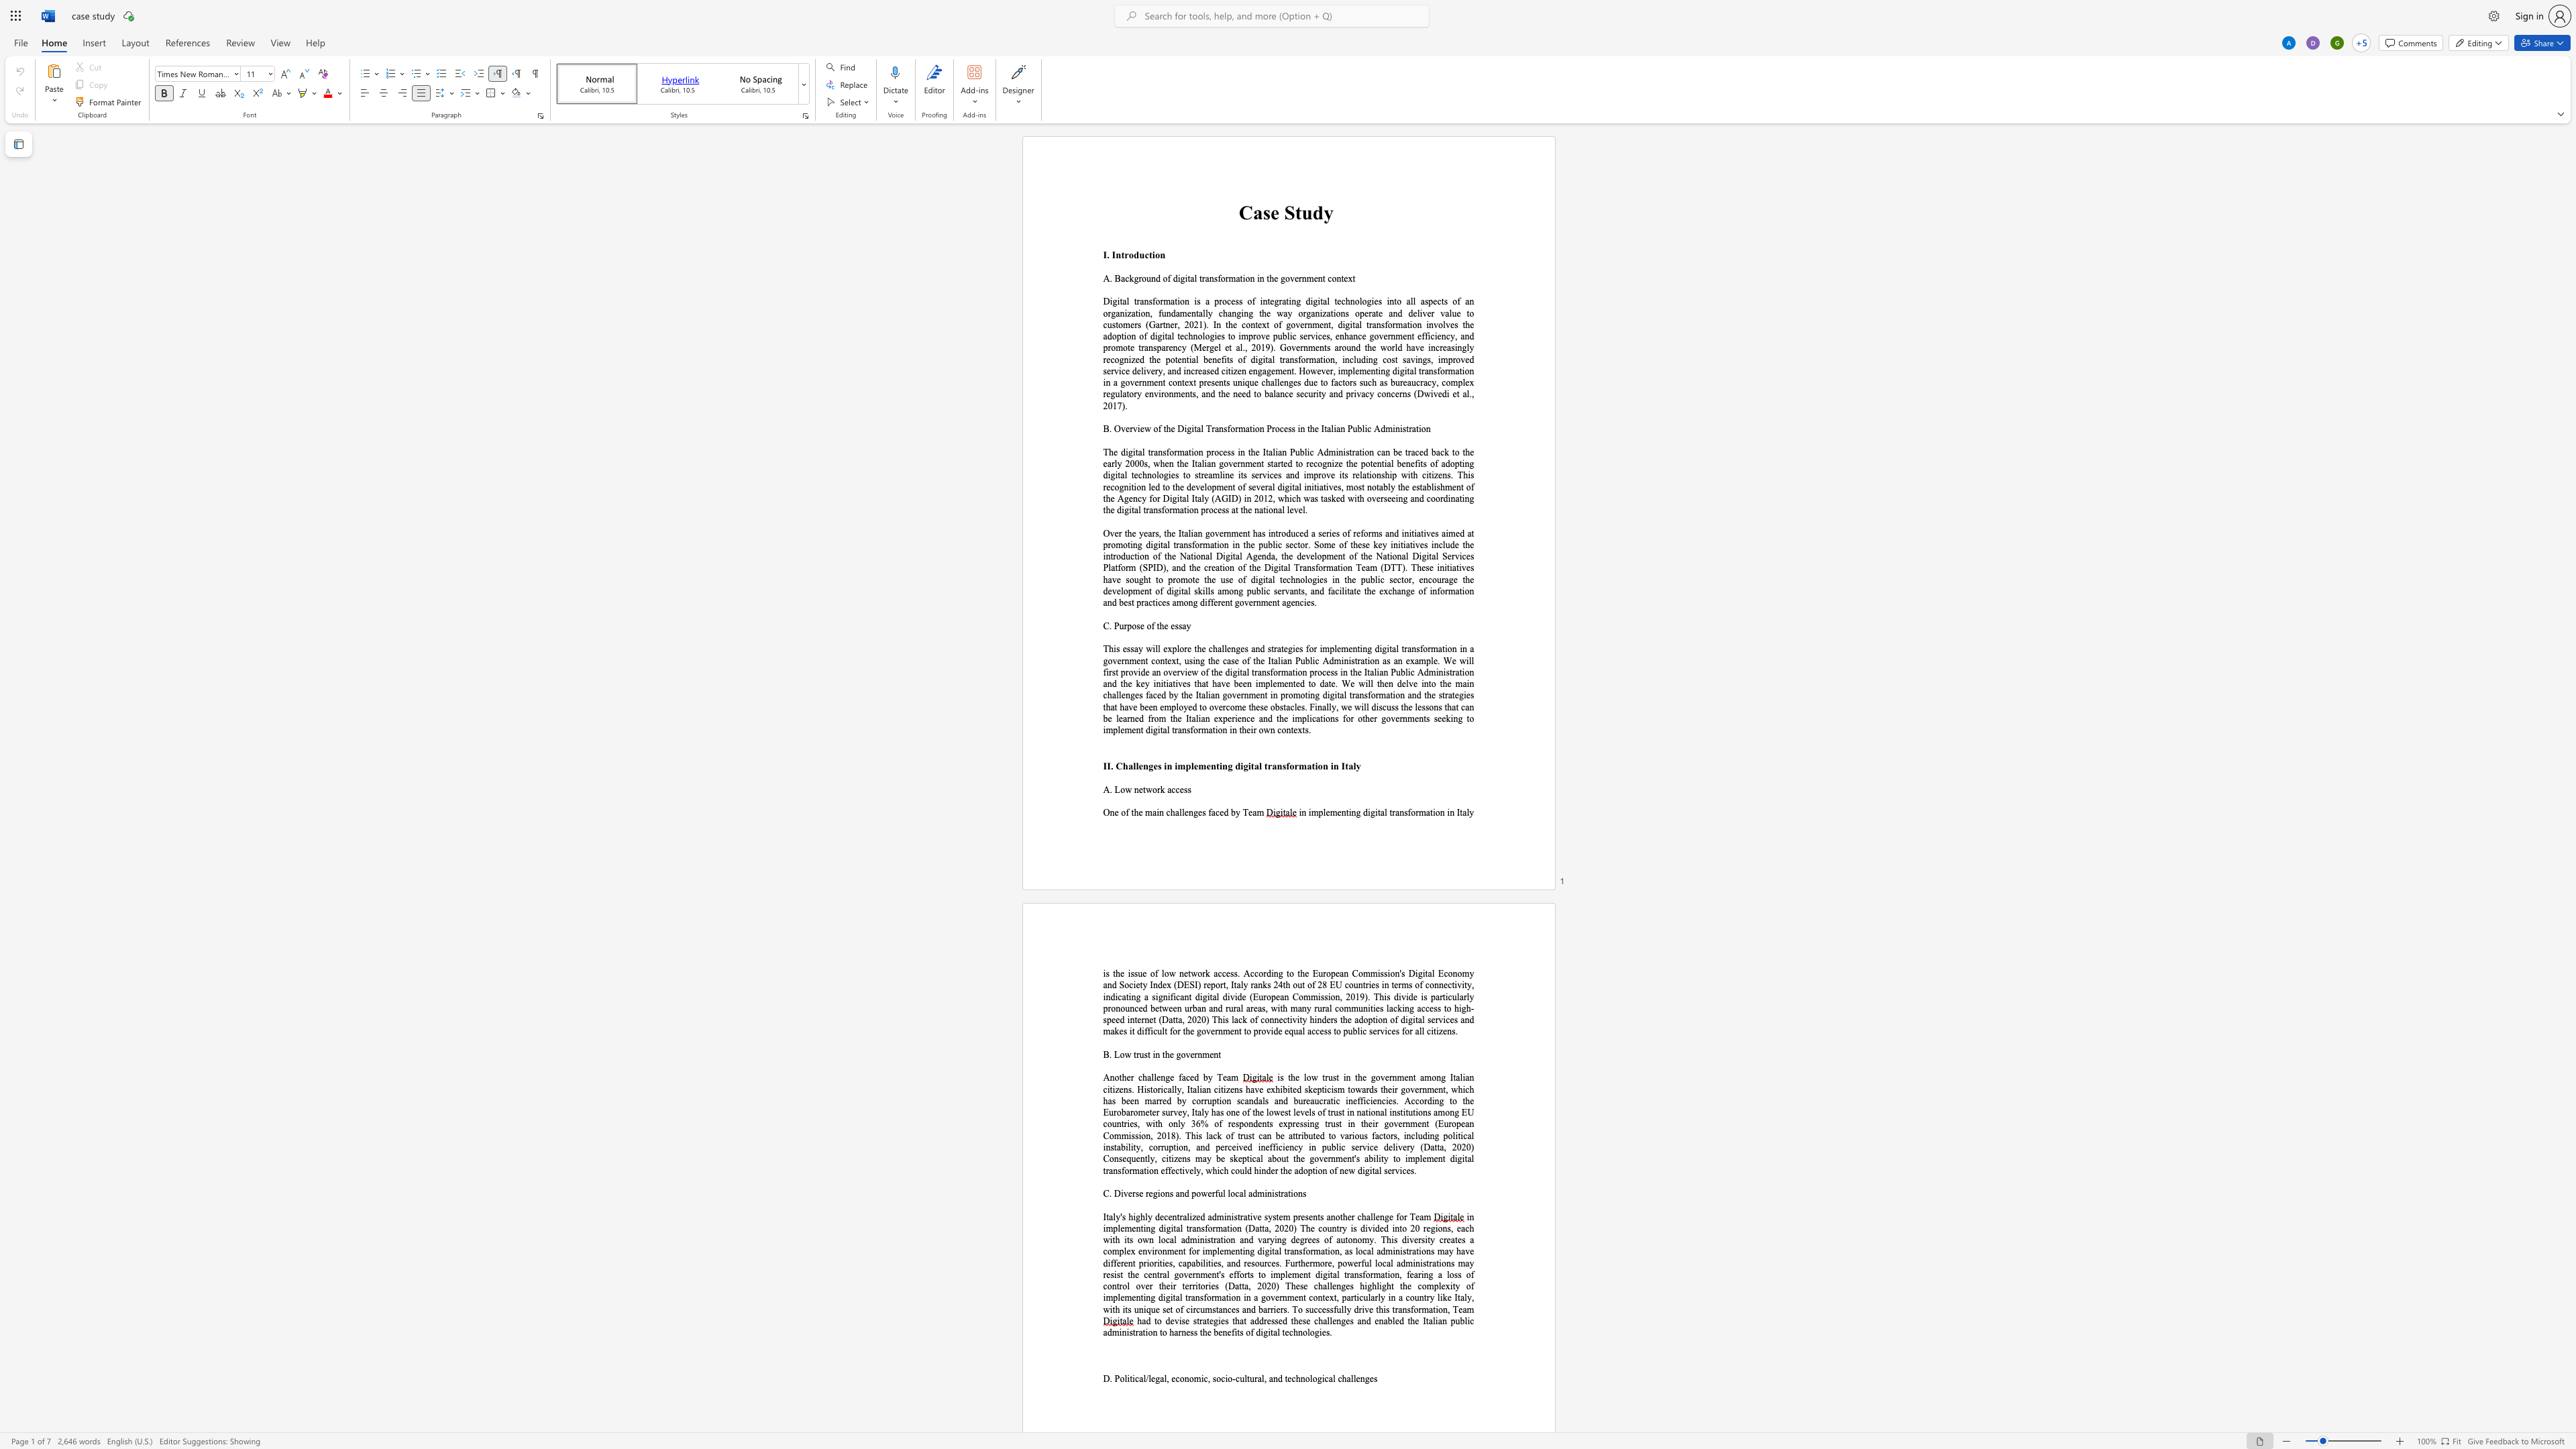 This screenshot has width=2576, height=1449. Describe the element at coordinates (1208, 278) in the screenshot. I see `the space between the continuous character "a" and "n" in the text` at that location.